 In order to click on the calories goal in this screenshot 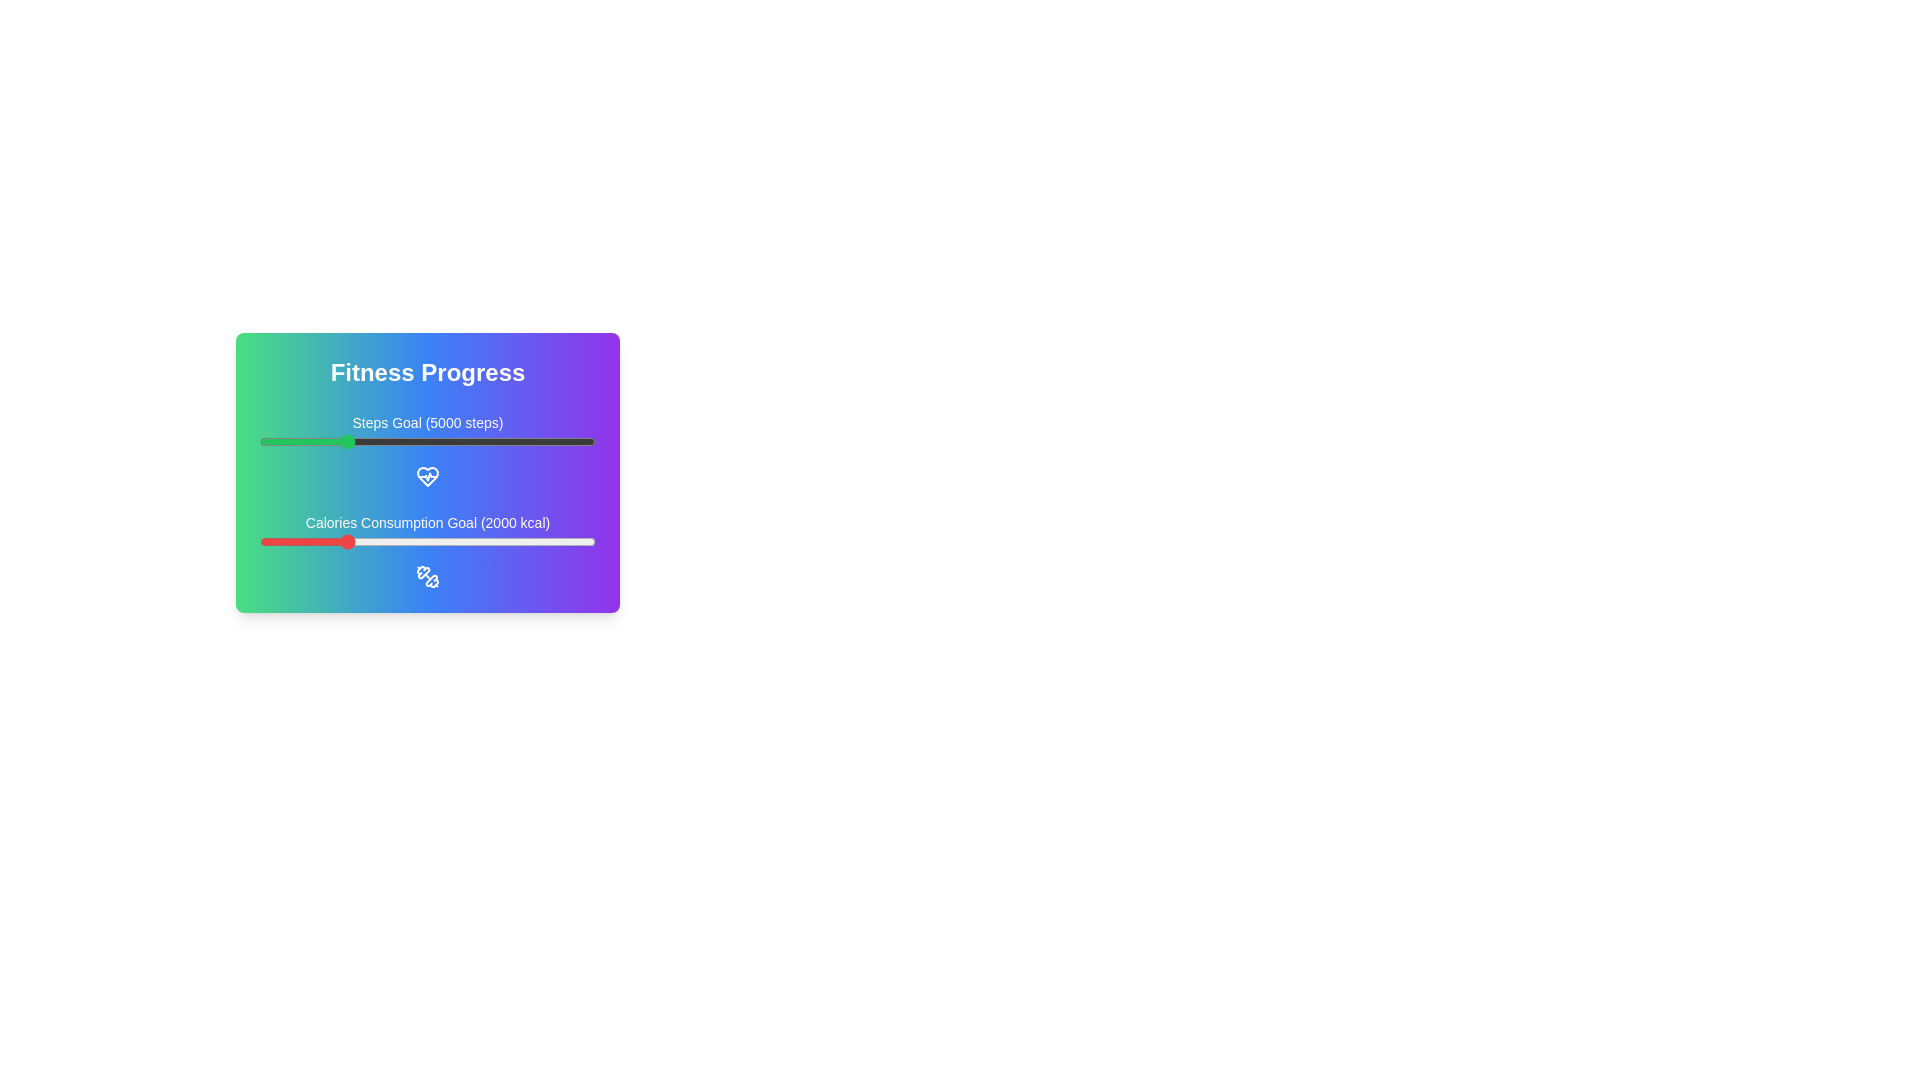, I will do `click(545, 542)`.